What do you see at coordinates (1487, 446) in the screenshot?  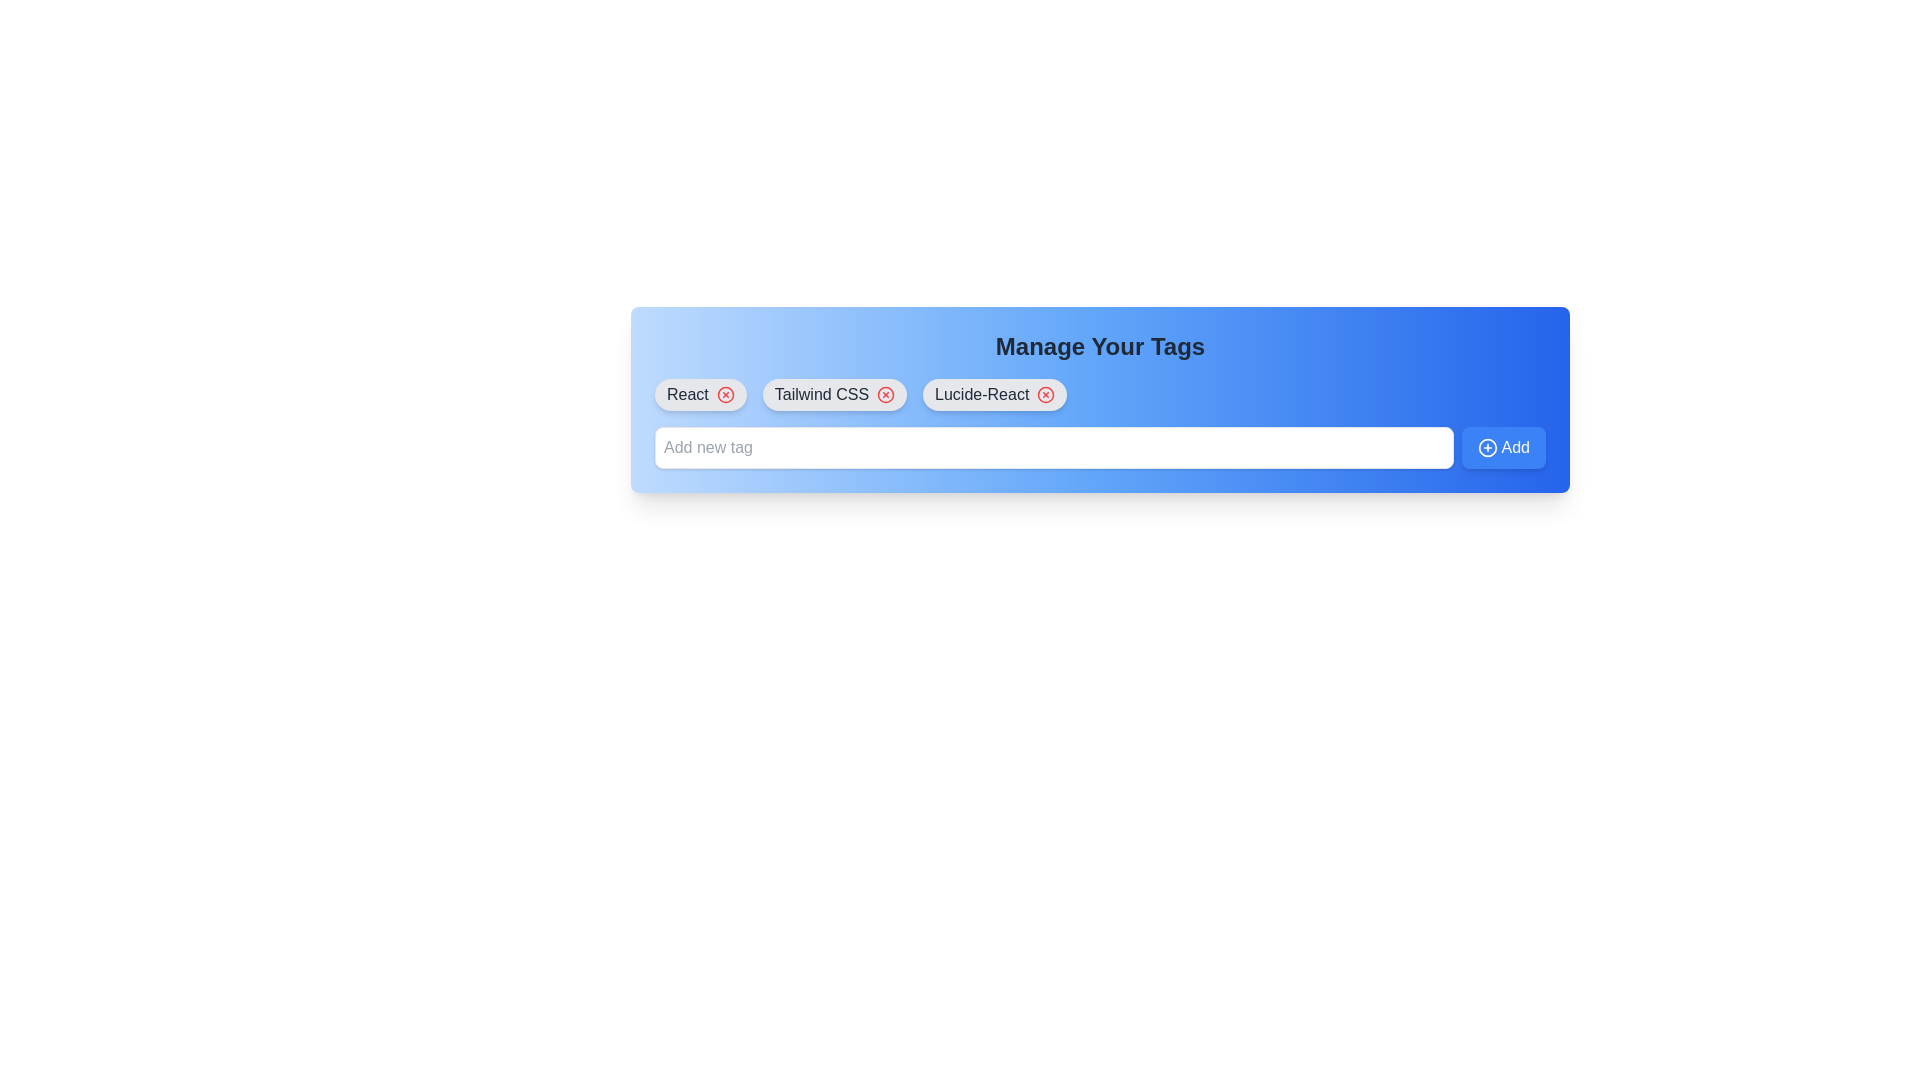 I see `the circular blue icon with a '+' symbol inside, located to the left of the text 'Add' on the right side of the interface` at bounding box center [1487, 446].